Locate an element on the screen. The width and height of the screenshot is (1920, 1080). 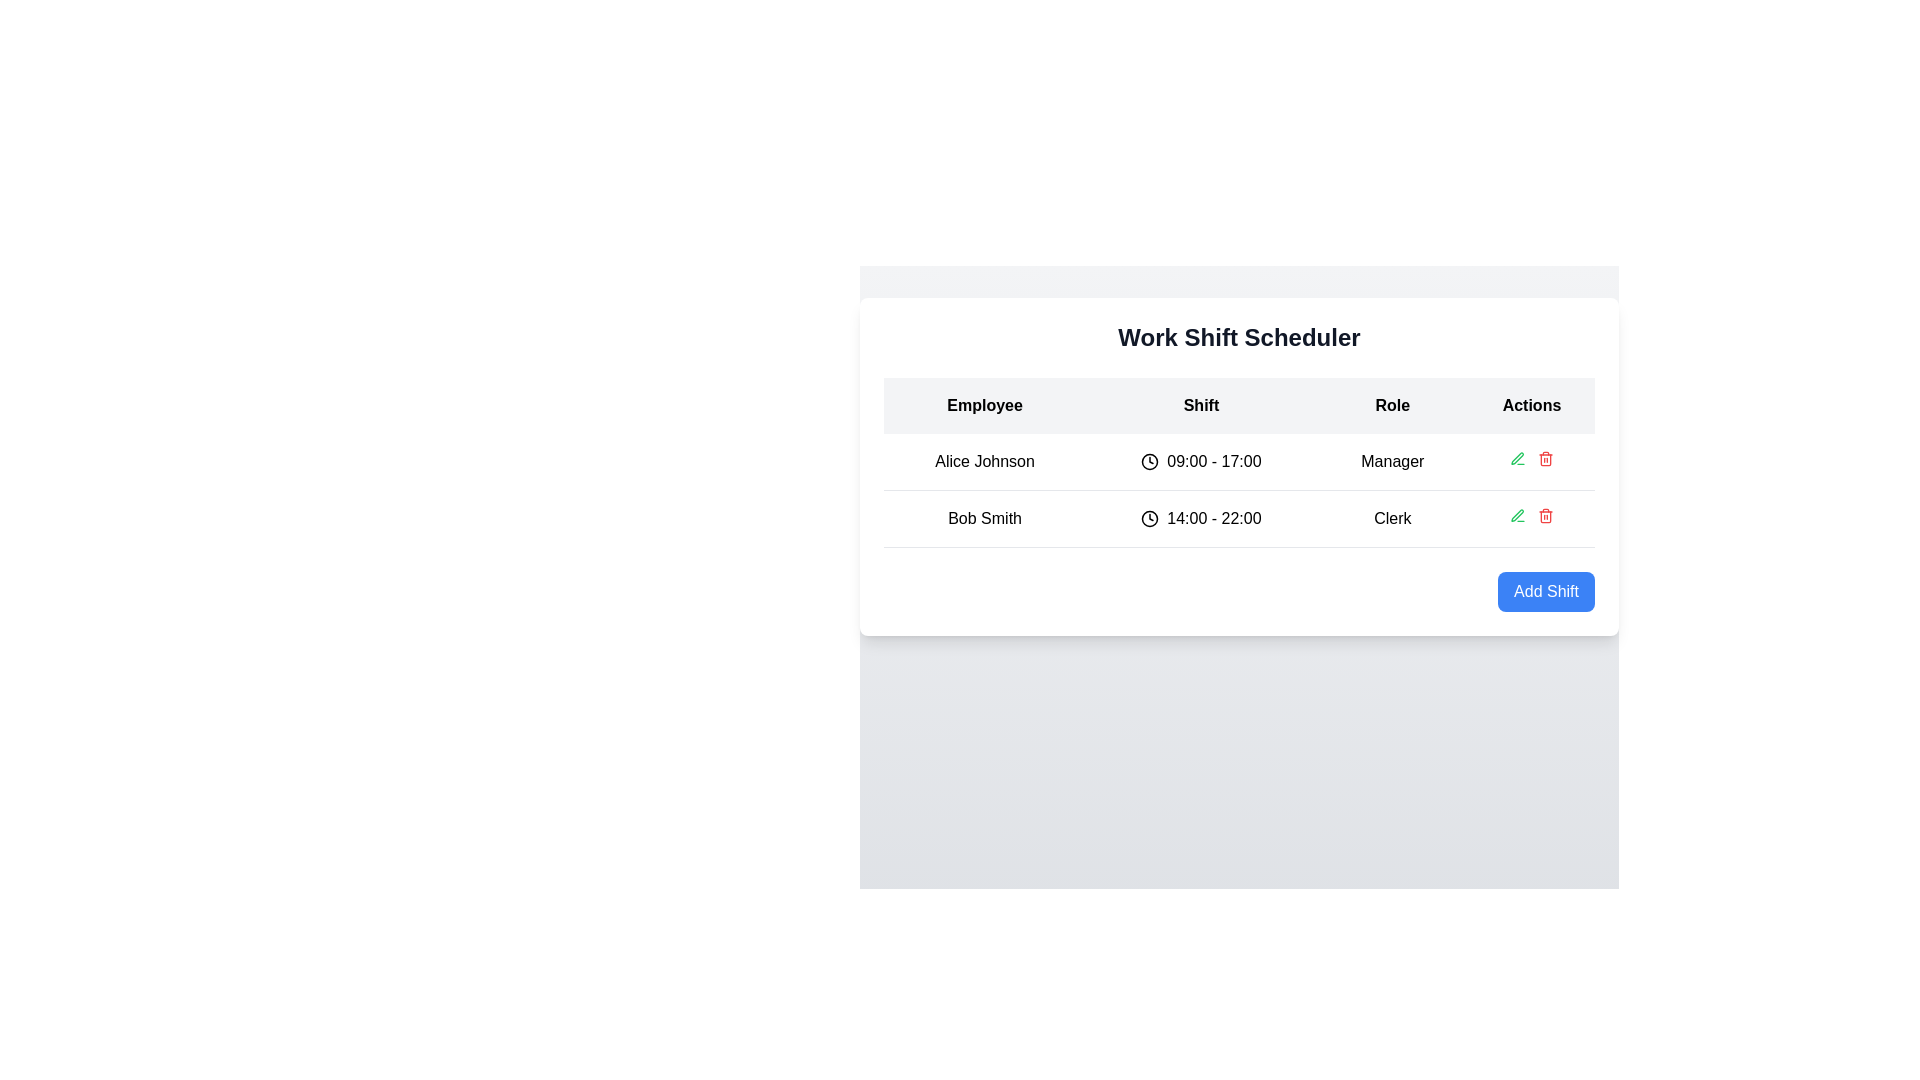
the text label reading 'Shift', which is styled with black bold text and positioned between 'Employee' and 'Role' in the table layout is located at coordinates (1200, 405).